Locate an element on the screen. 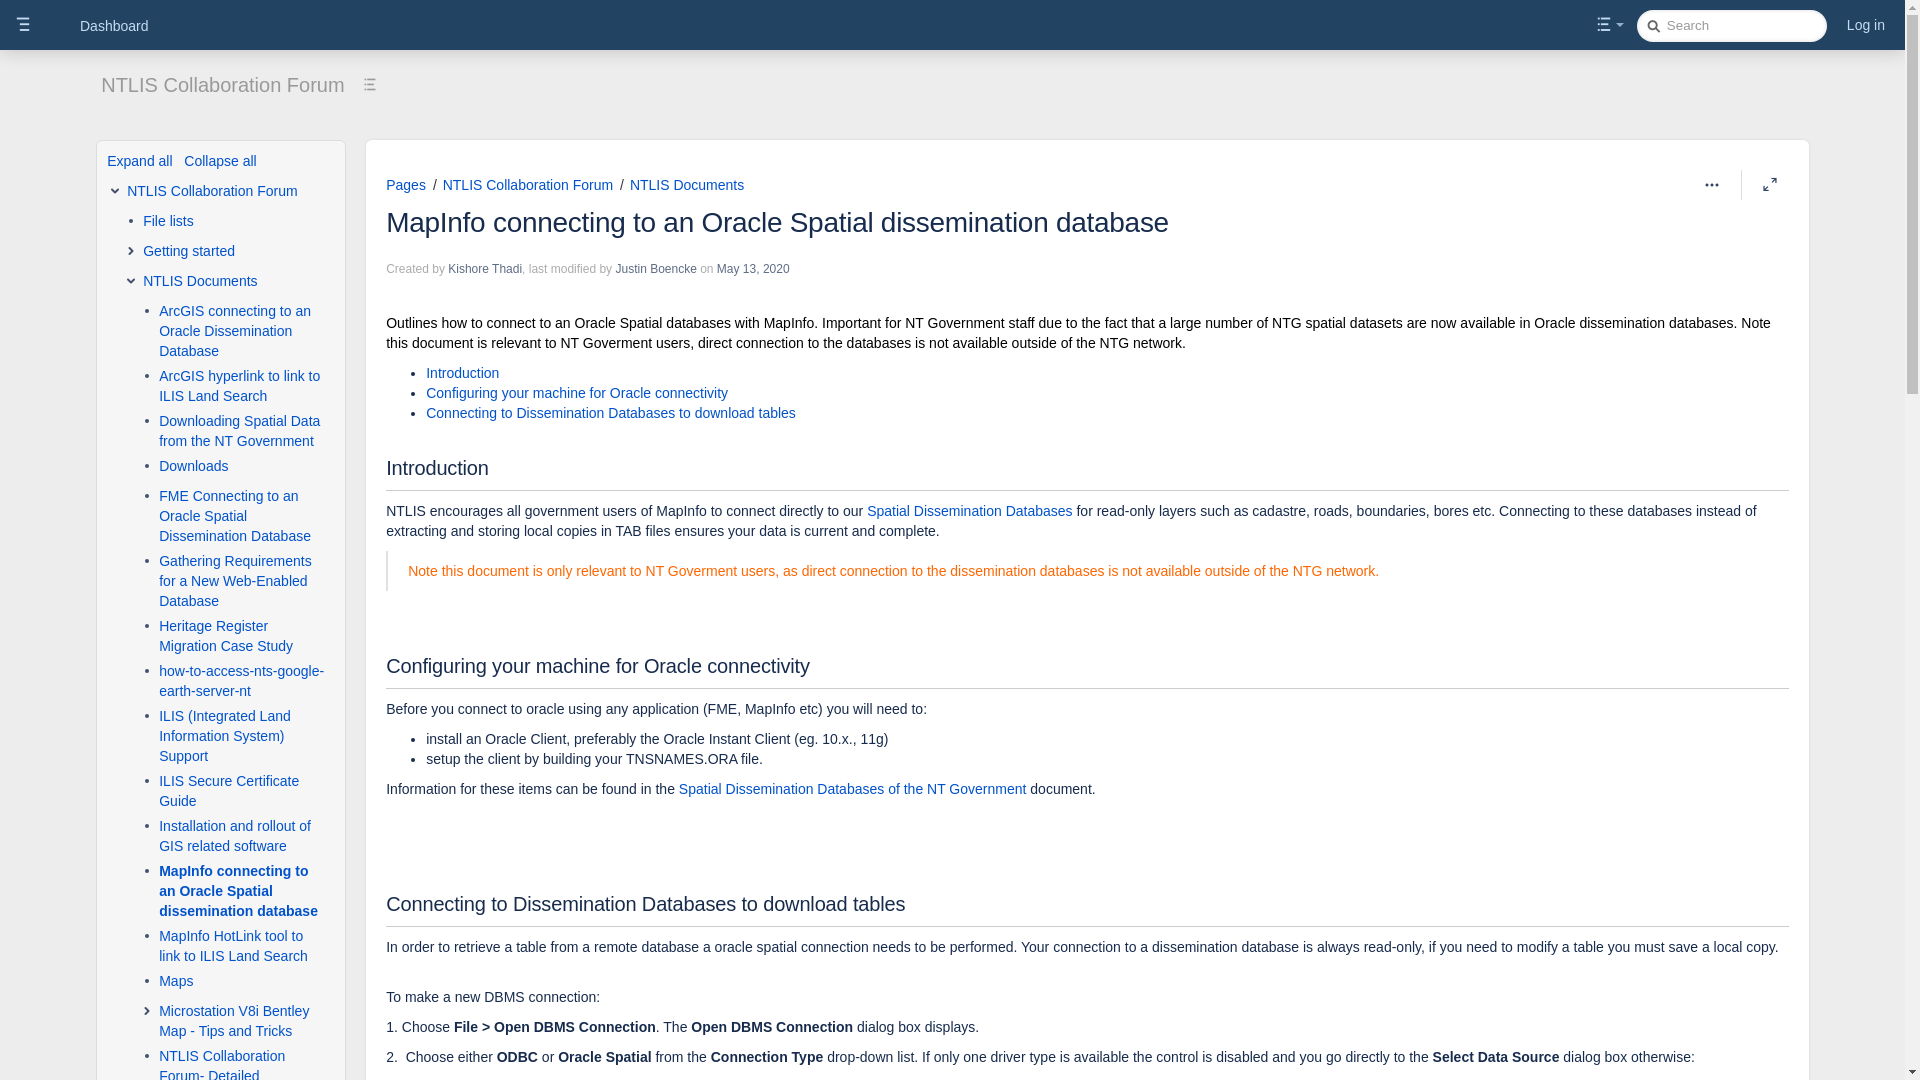 The image size is (1920, 1080). 'Maps' is located at coordinates (176, 979).